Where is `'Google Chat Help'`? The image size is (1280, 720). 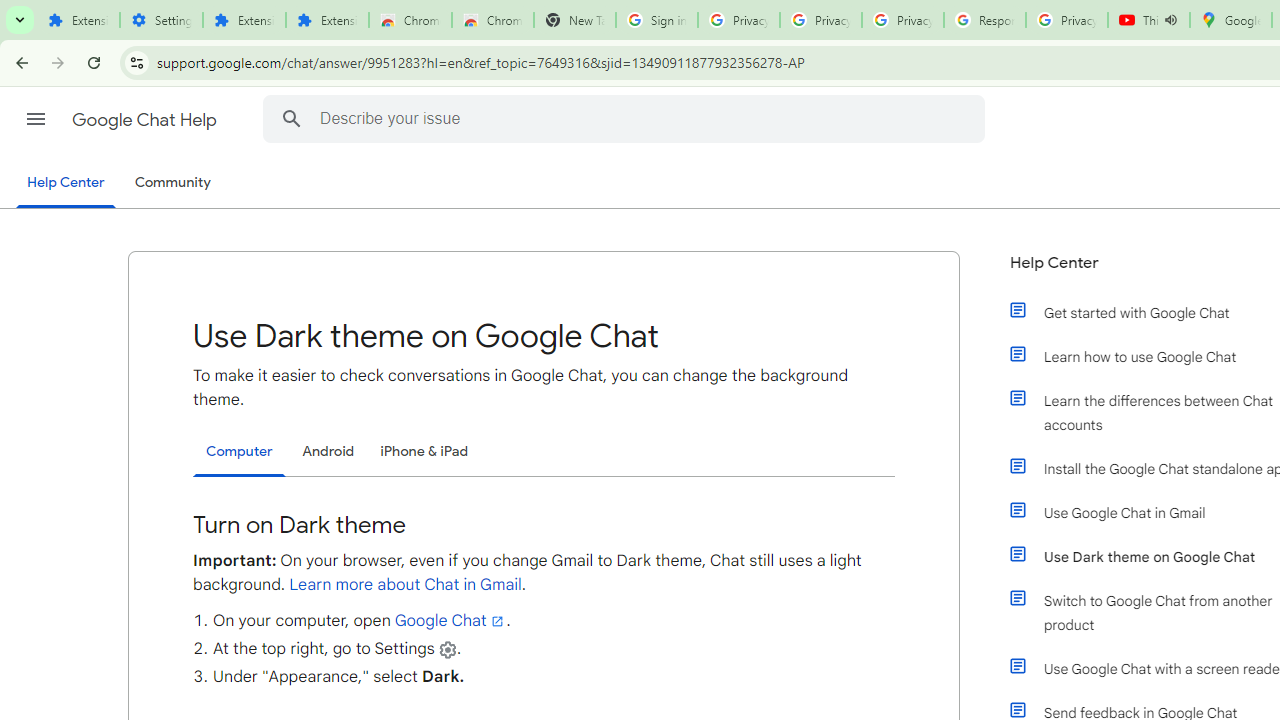 'Google Chat Help' is located at coordinates (145, 119).